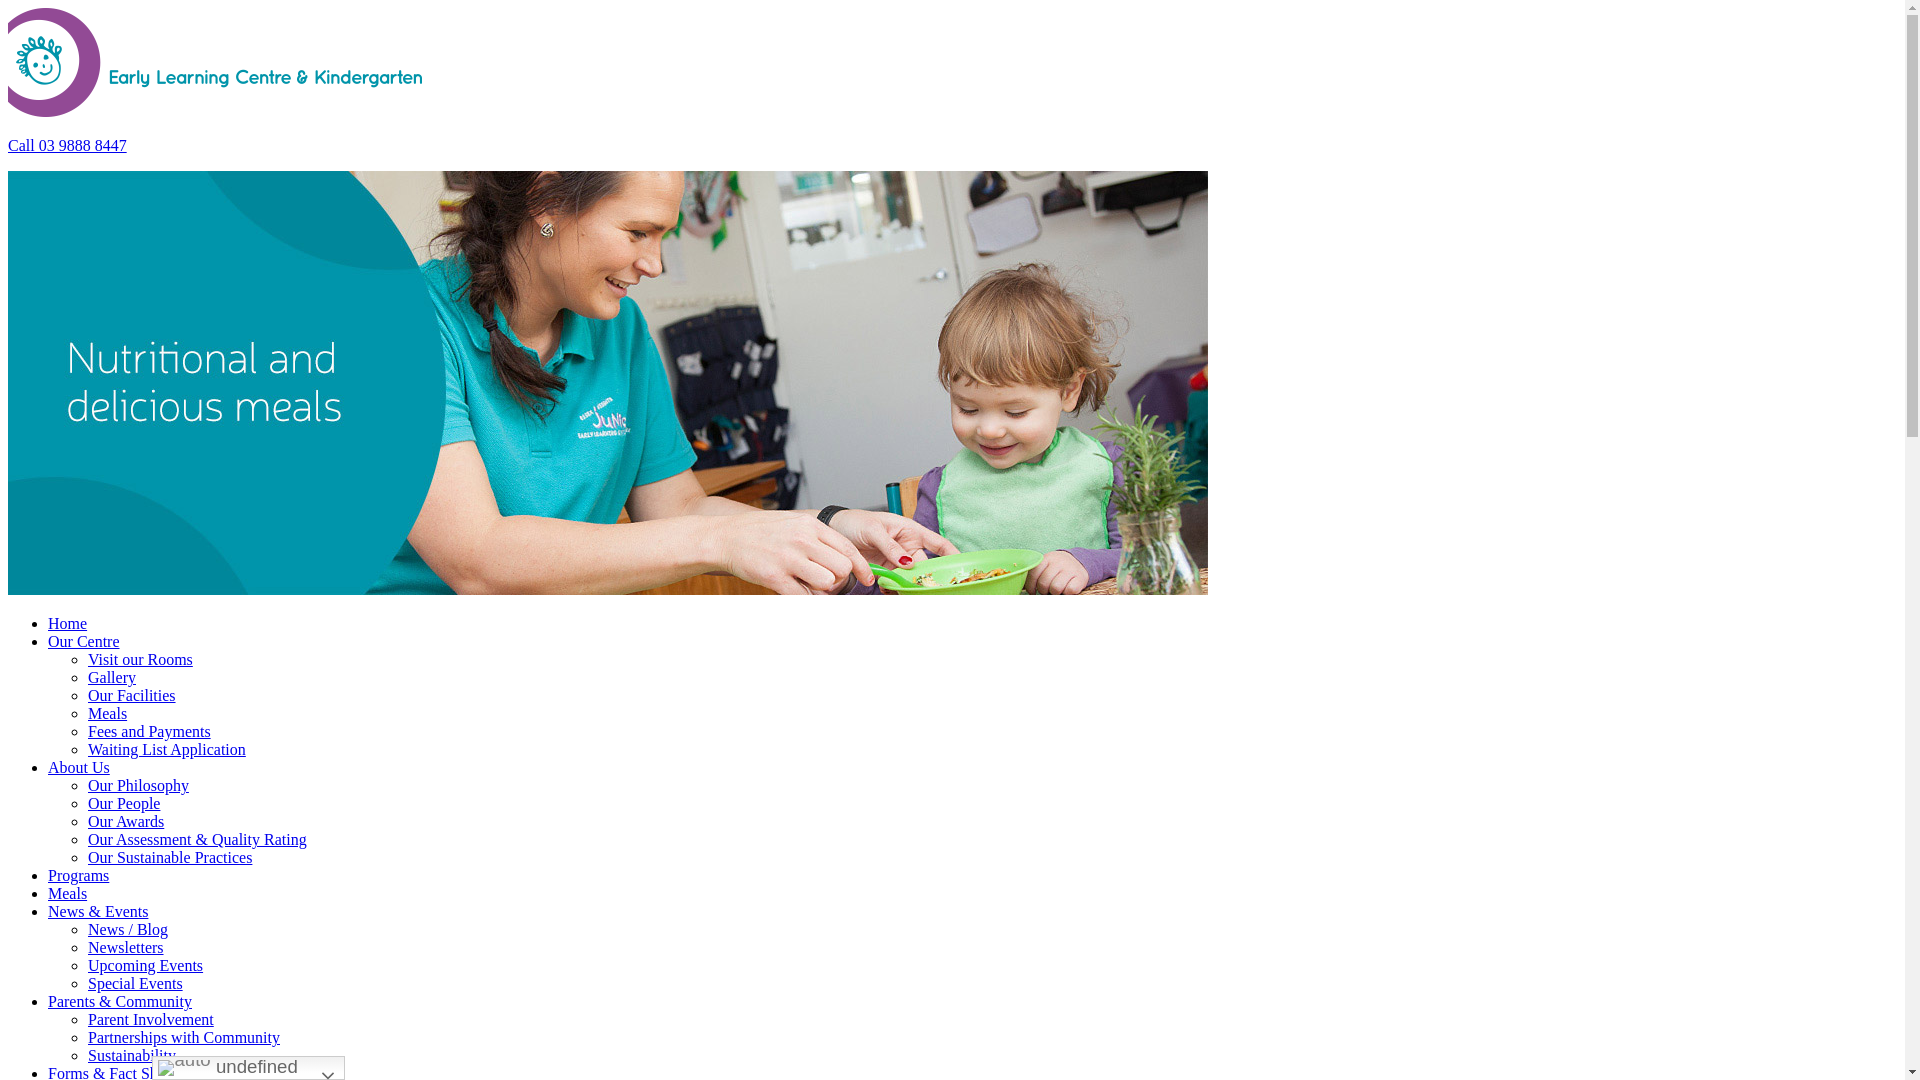 Image resolution: width=1920 pixels, height=1080 pixels. What do you see at coordinates (78, 874) in the screenshot?
I see `'Programs'` at bounding box center [78, 874].